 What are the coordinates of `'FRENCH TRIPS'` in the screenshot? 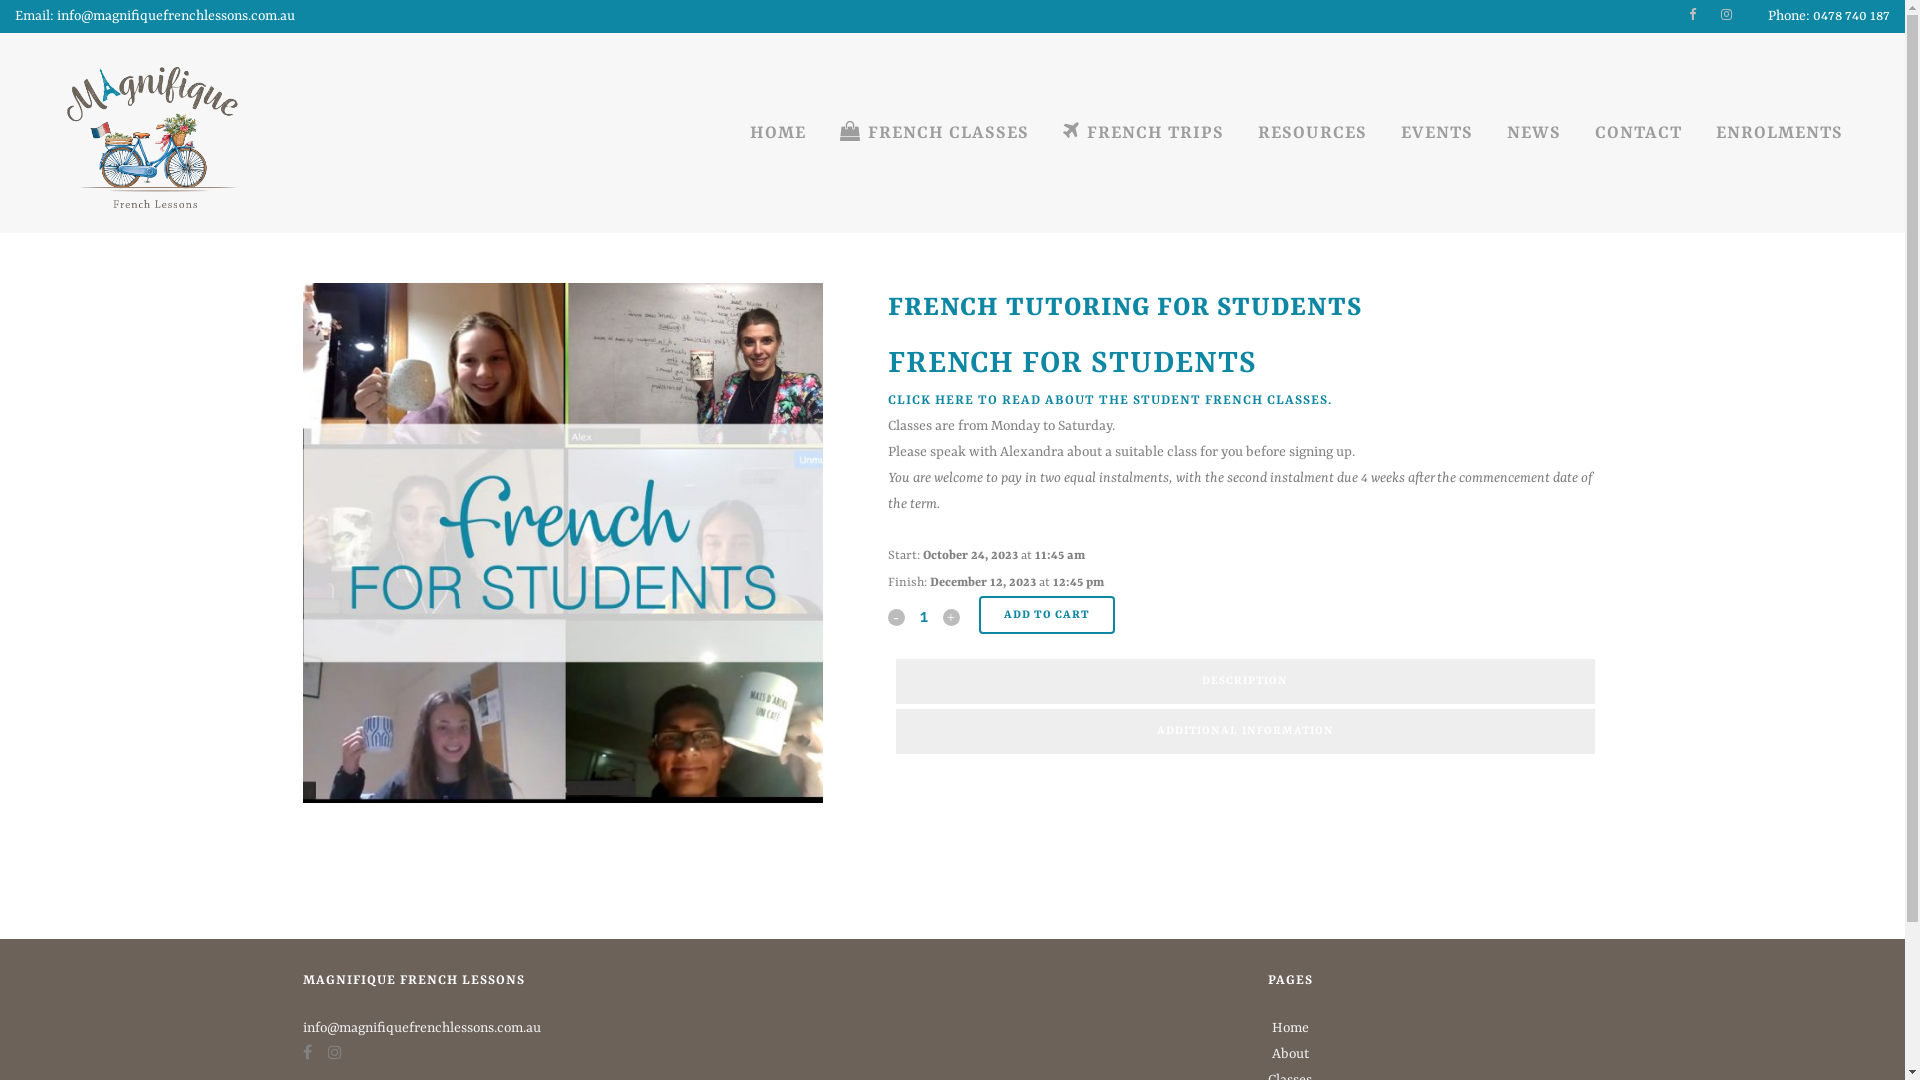 It's located at (1143, 132).